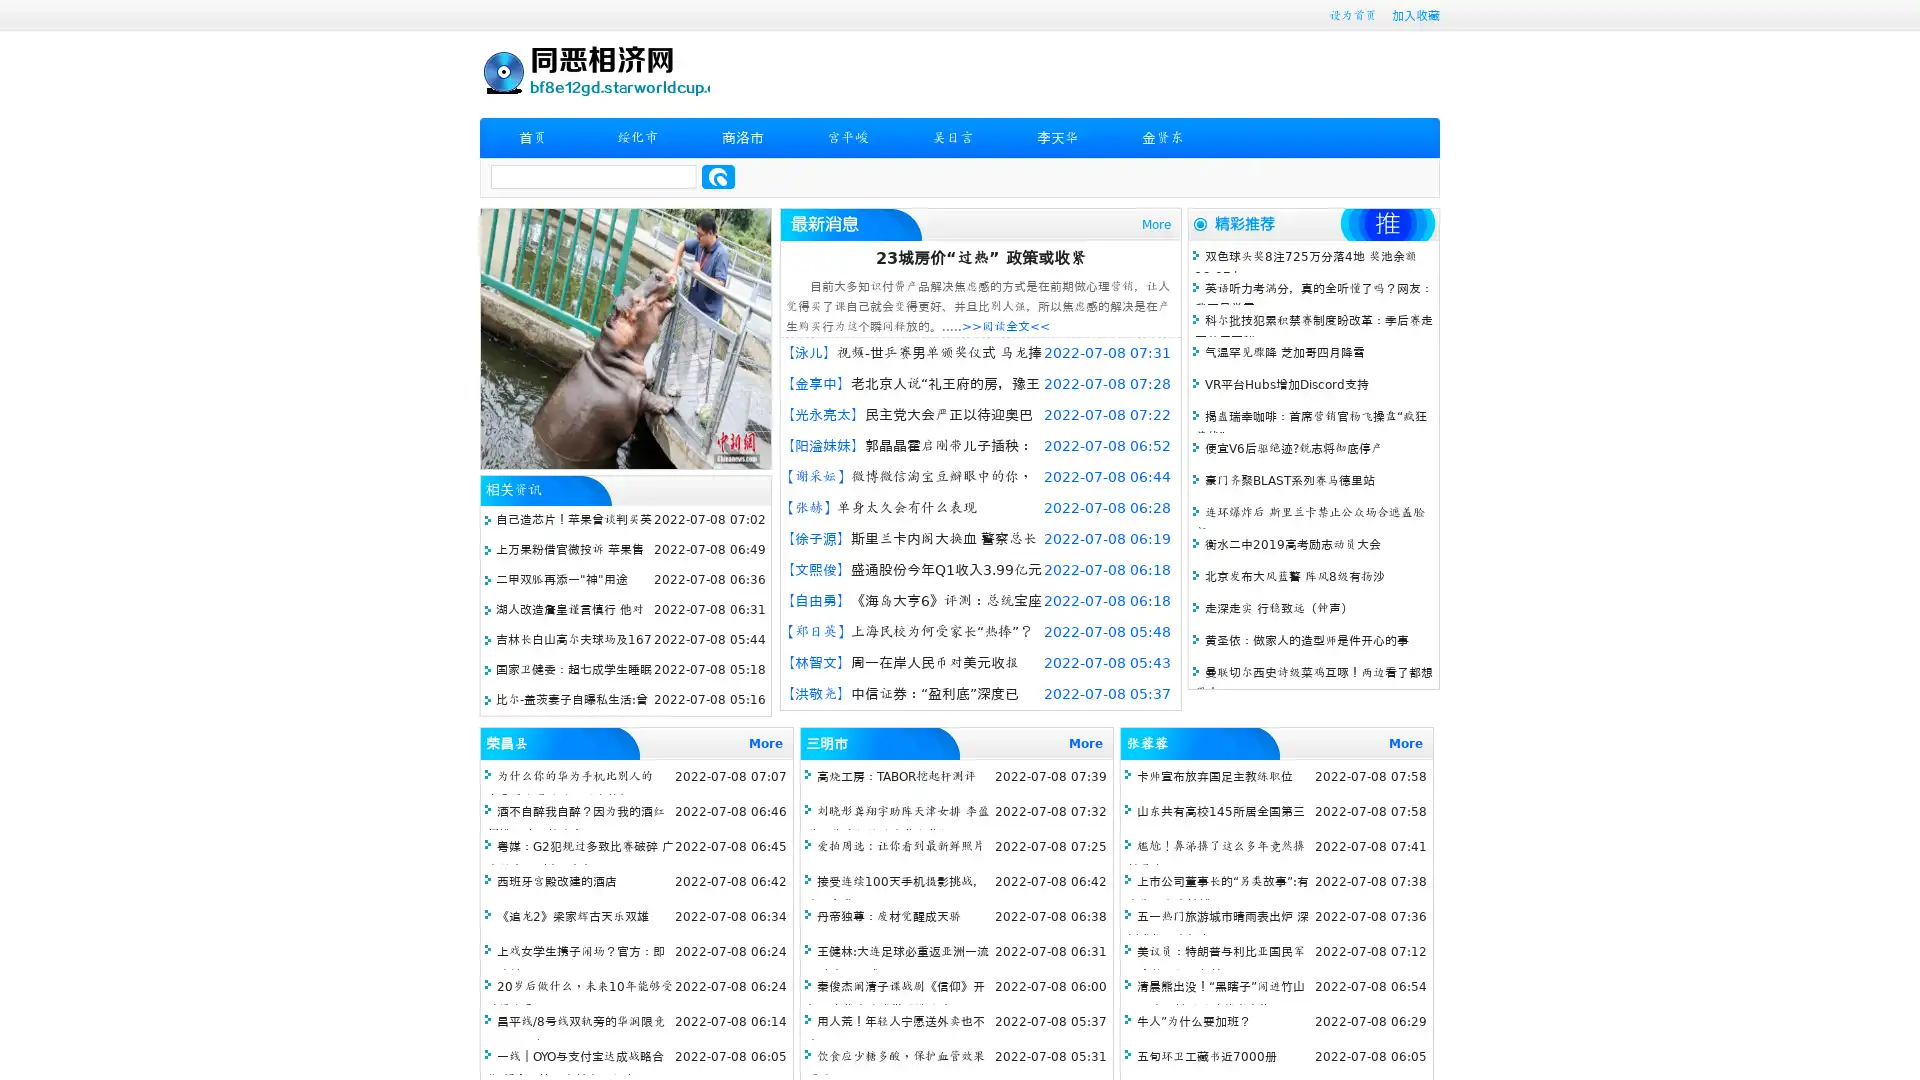 The width and height of the screenshot is (1920, 1080). What do you see at coordinates (718, 176) in the screenshot?
I see `Search` at bounding box center [718, 176].